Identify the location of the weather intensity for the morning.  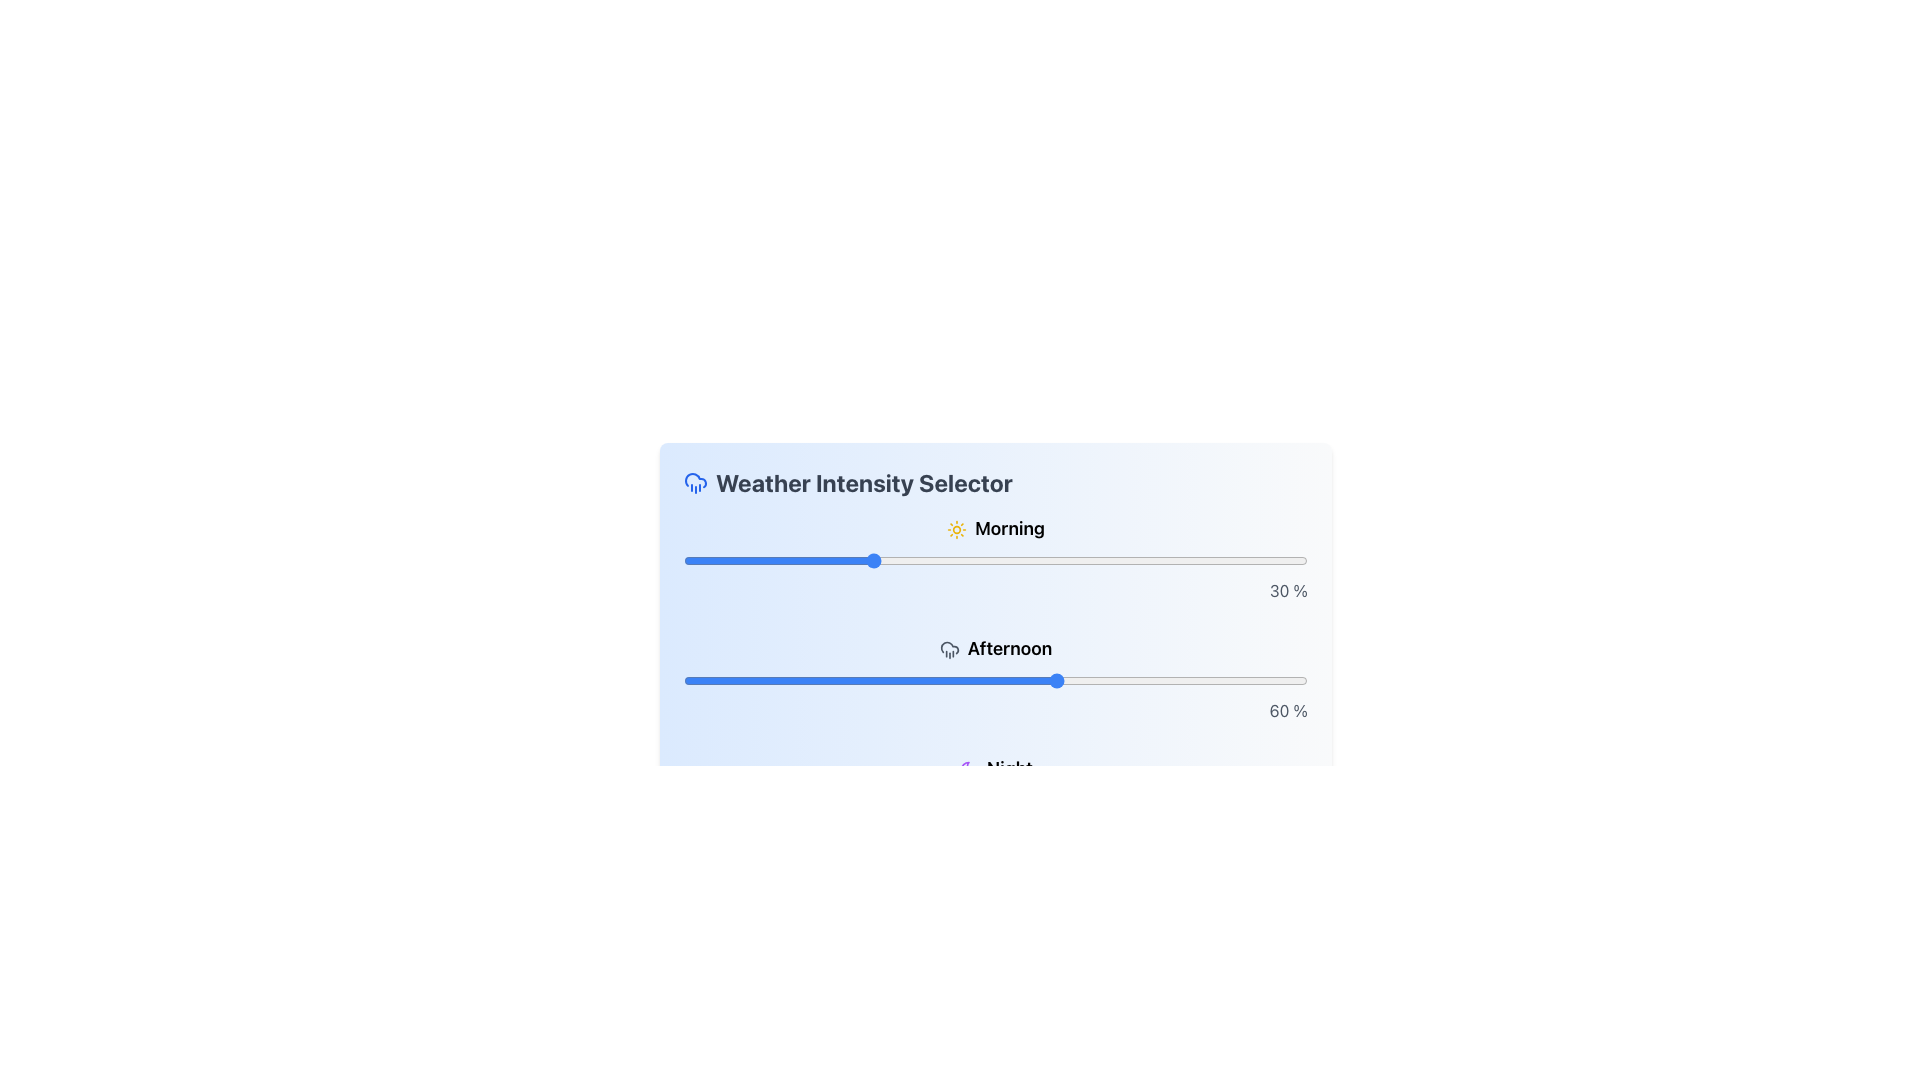
(789, 560).